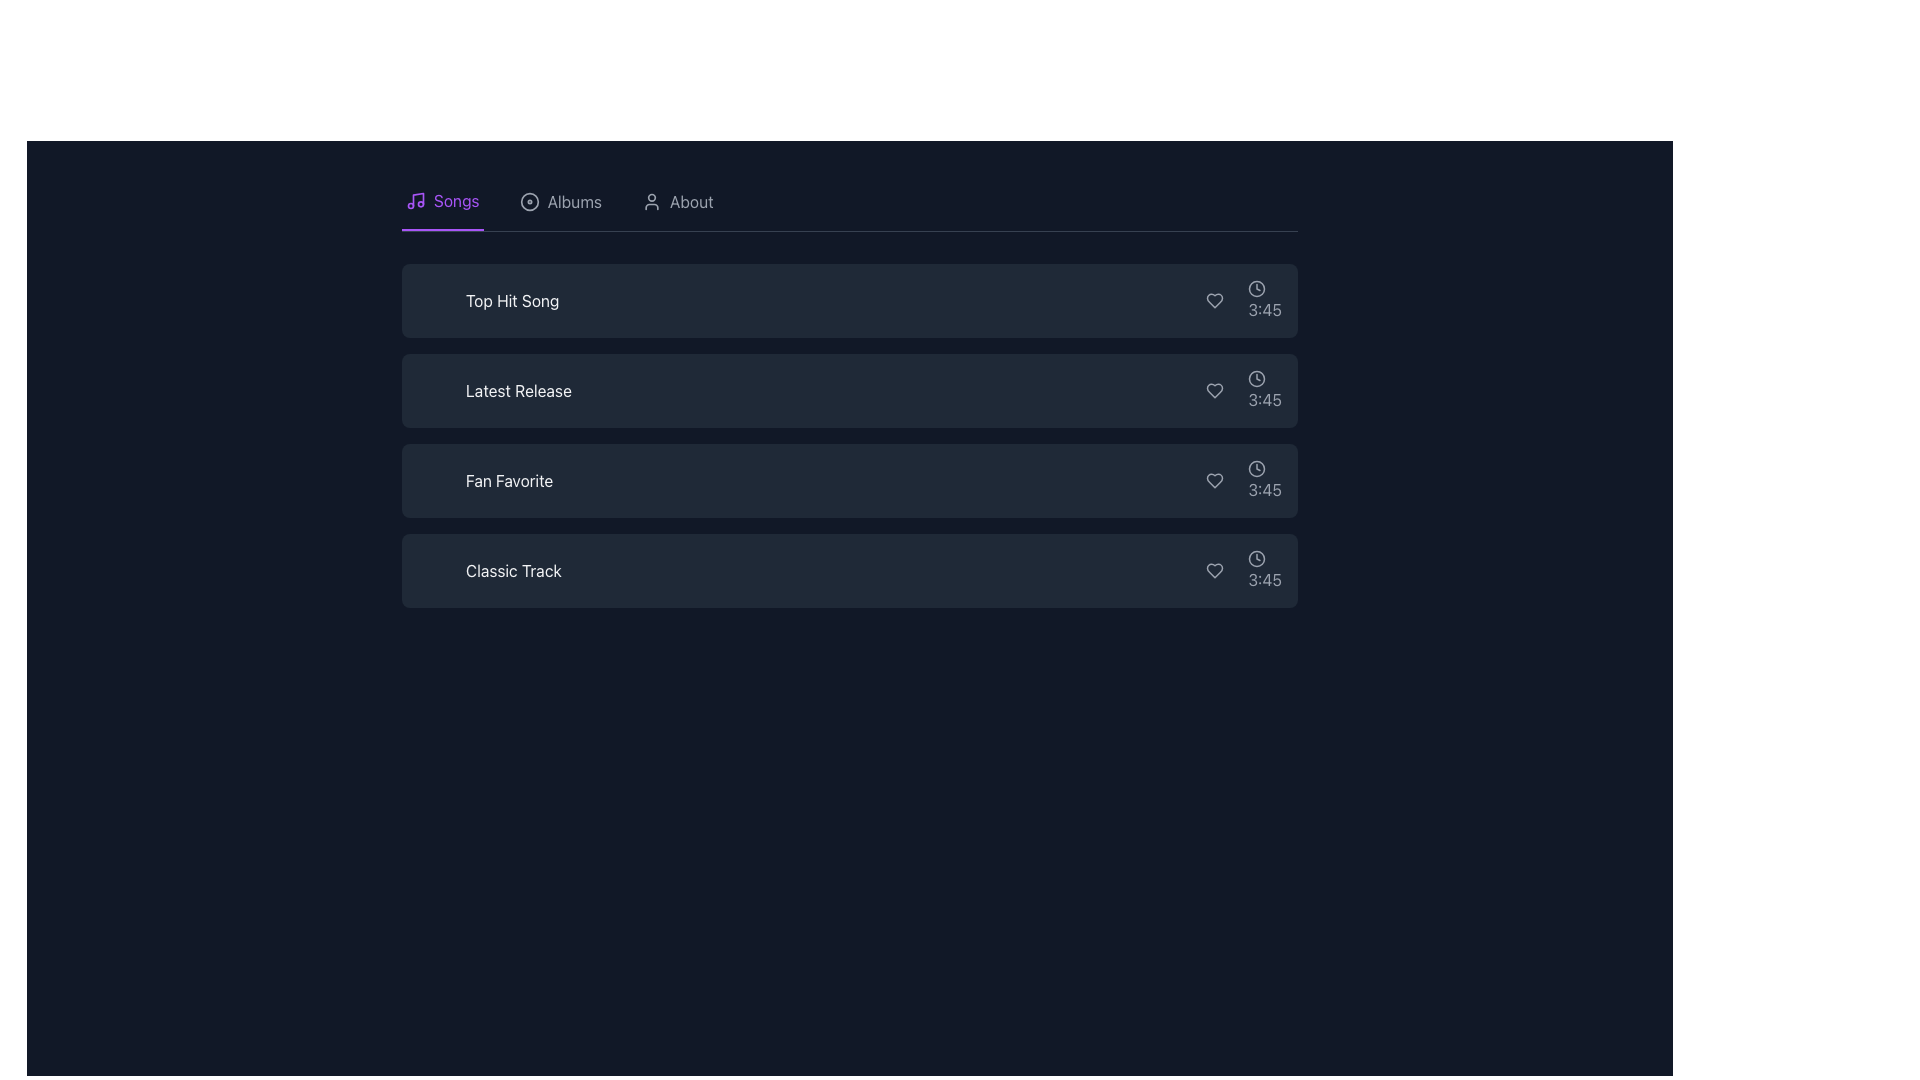  What do you see at coordinates (1256, 378) in the screenshot?
I see `the circular outline of the clock face icon located to the right of the 'Latest Release' song entry adjacent to the time label '3:45'` at bounding box center [1256, 378].